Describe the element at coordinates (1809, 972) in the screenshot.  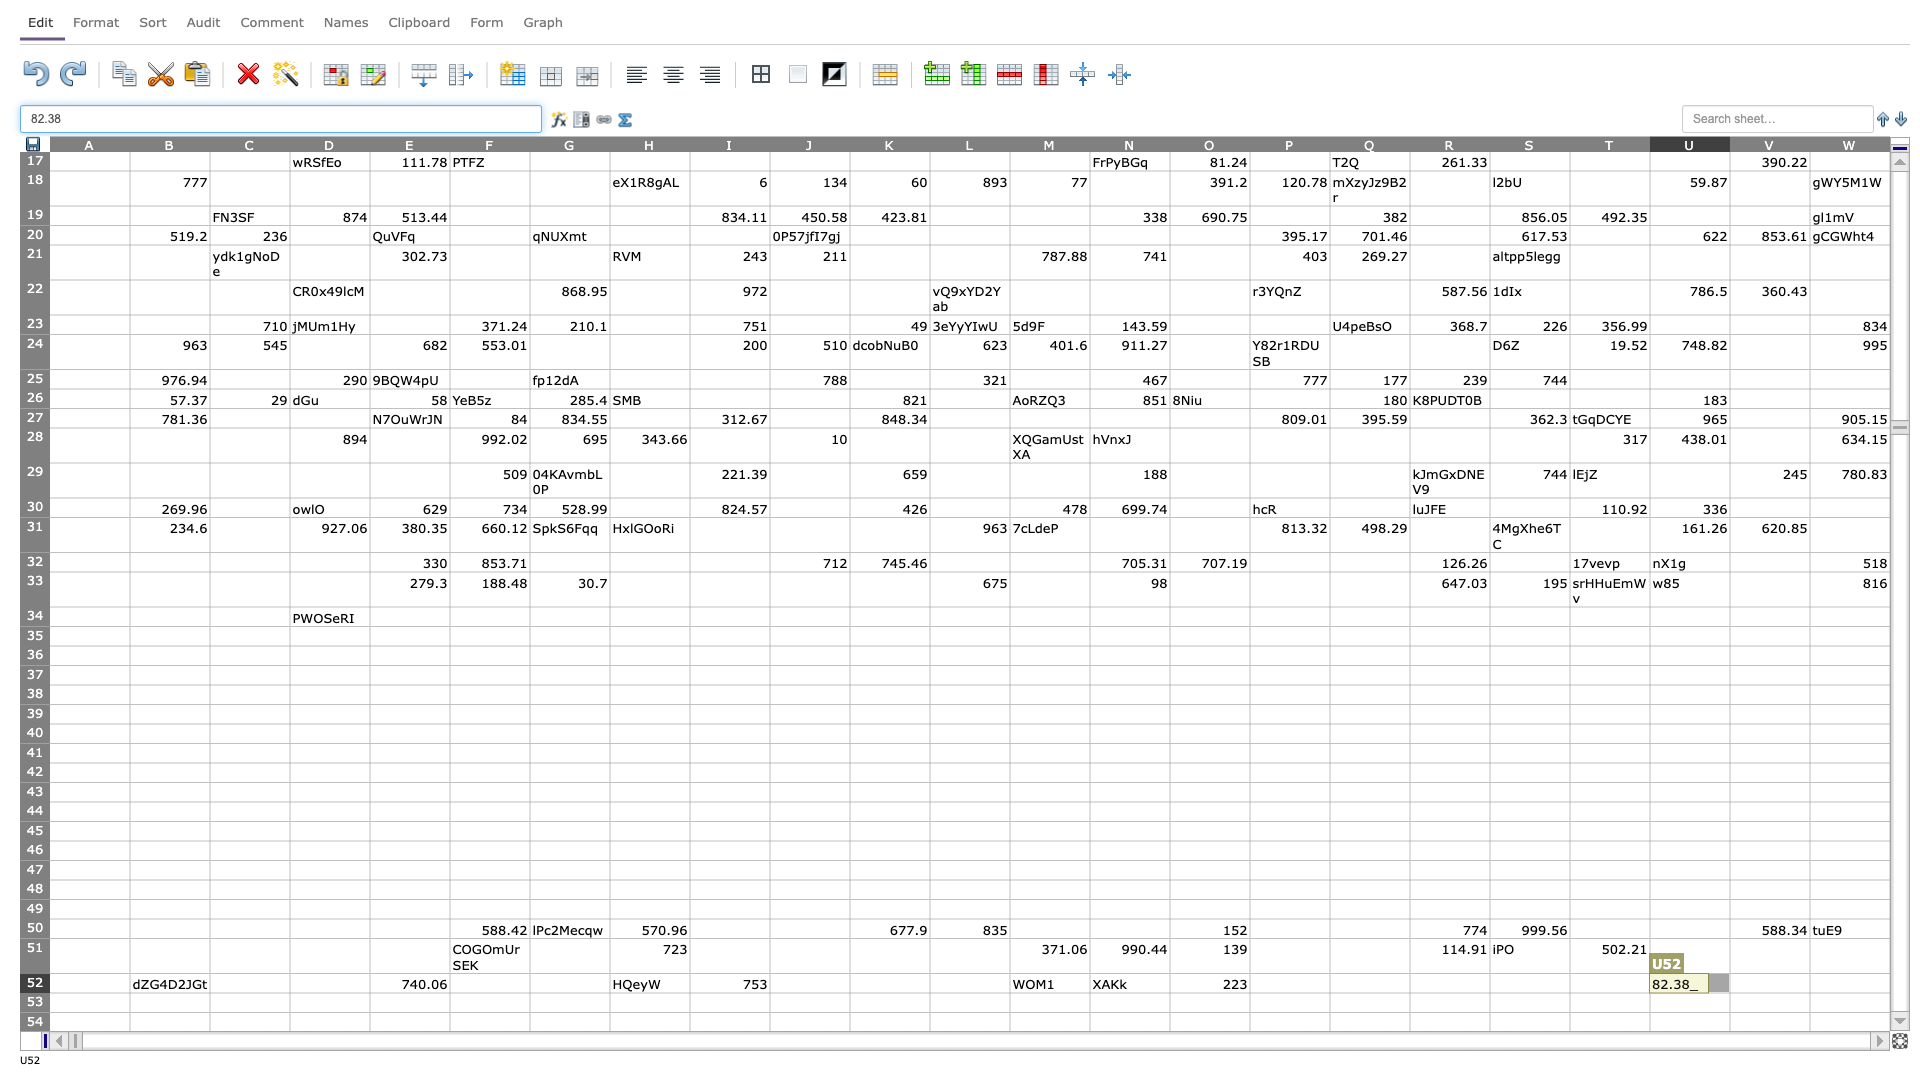
I see `top left corner of W52` at that location.